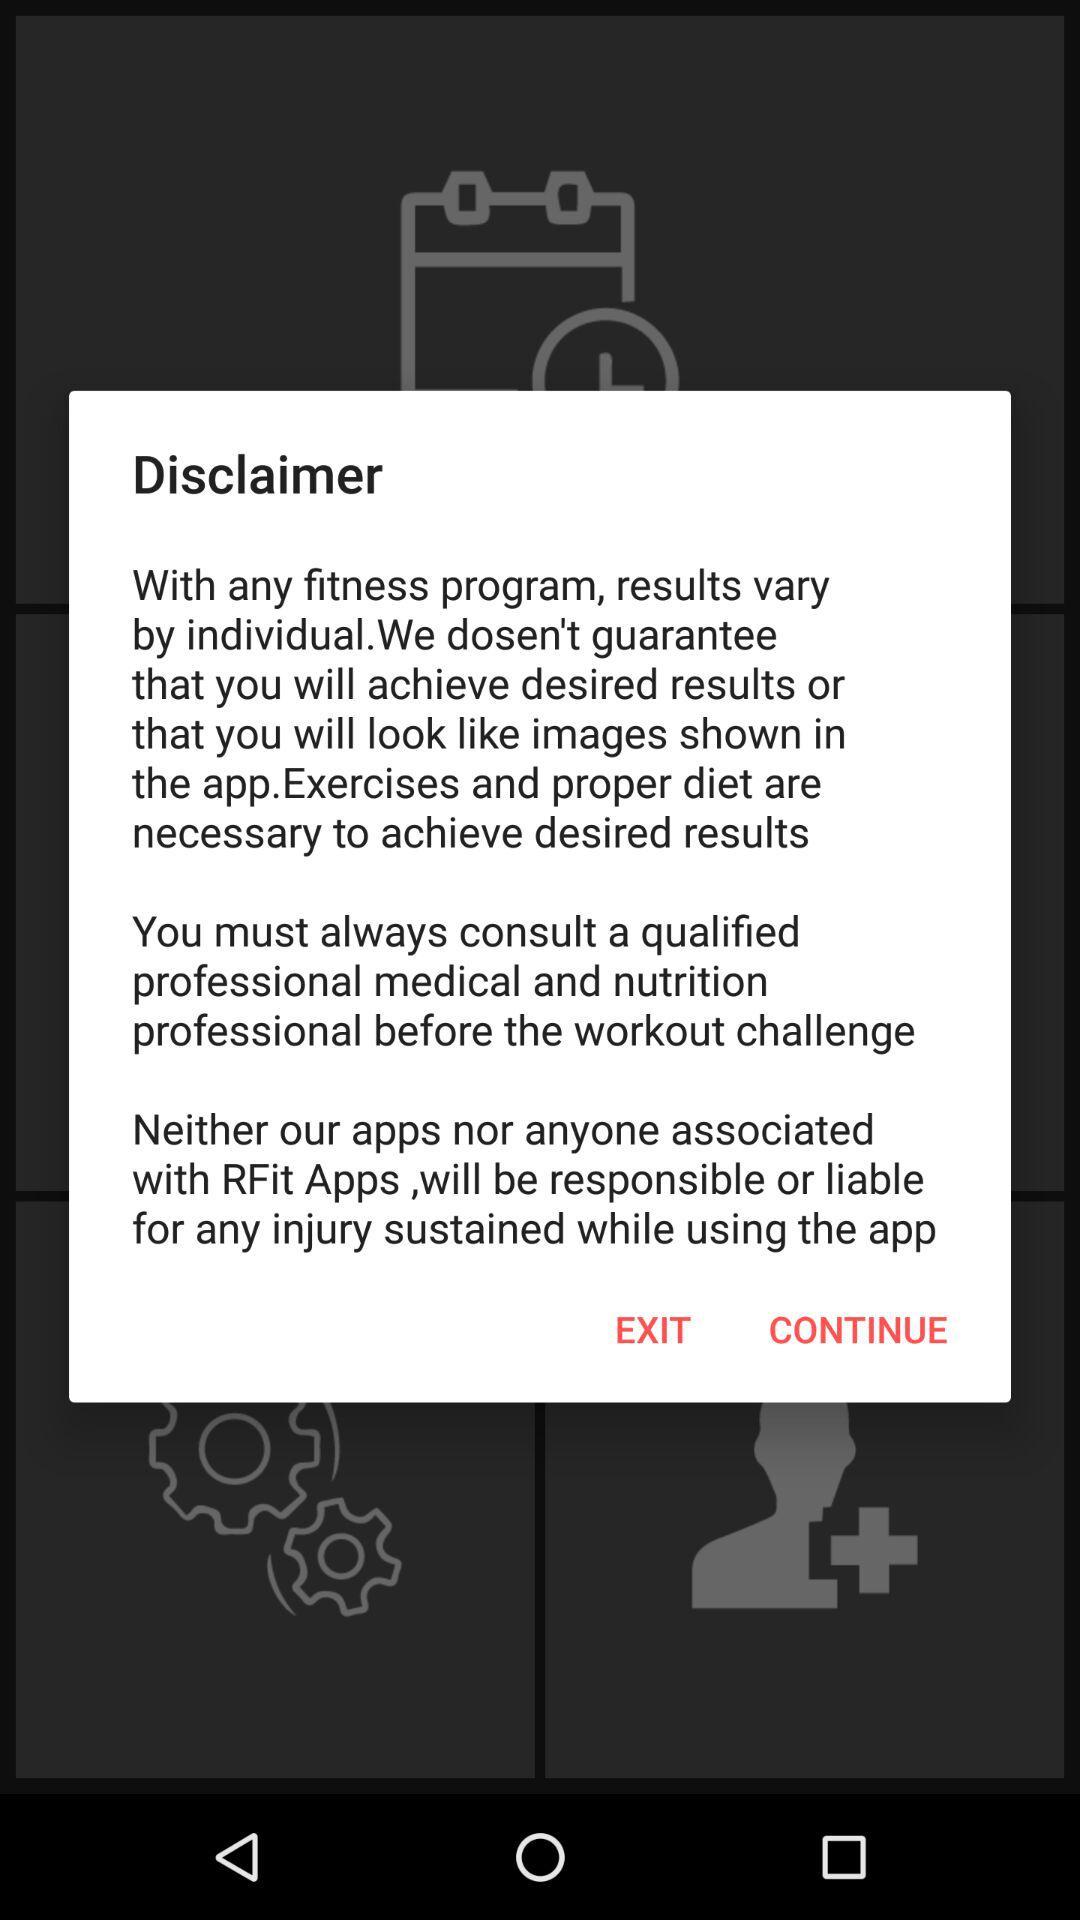 This screenshot has height=1920, width=1080. What do you see at coordinates (857, 1329) in the screenshot?
I see `icon below with any fitness icon` at bounding box center [857, 1329].